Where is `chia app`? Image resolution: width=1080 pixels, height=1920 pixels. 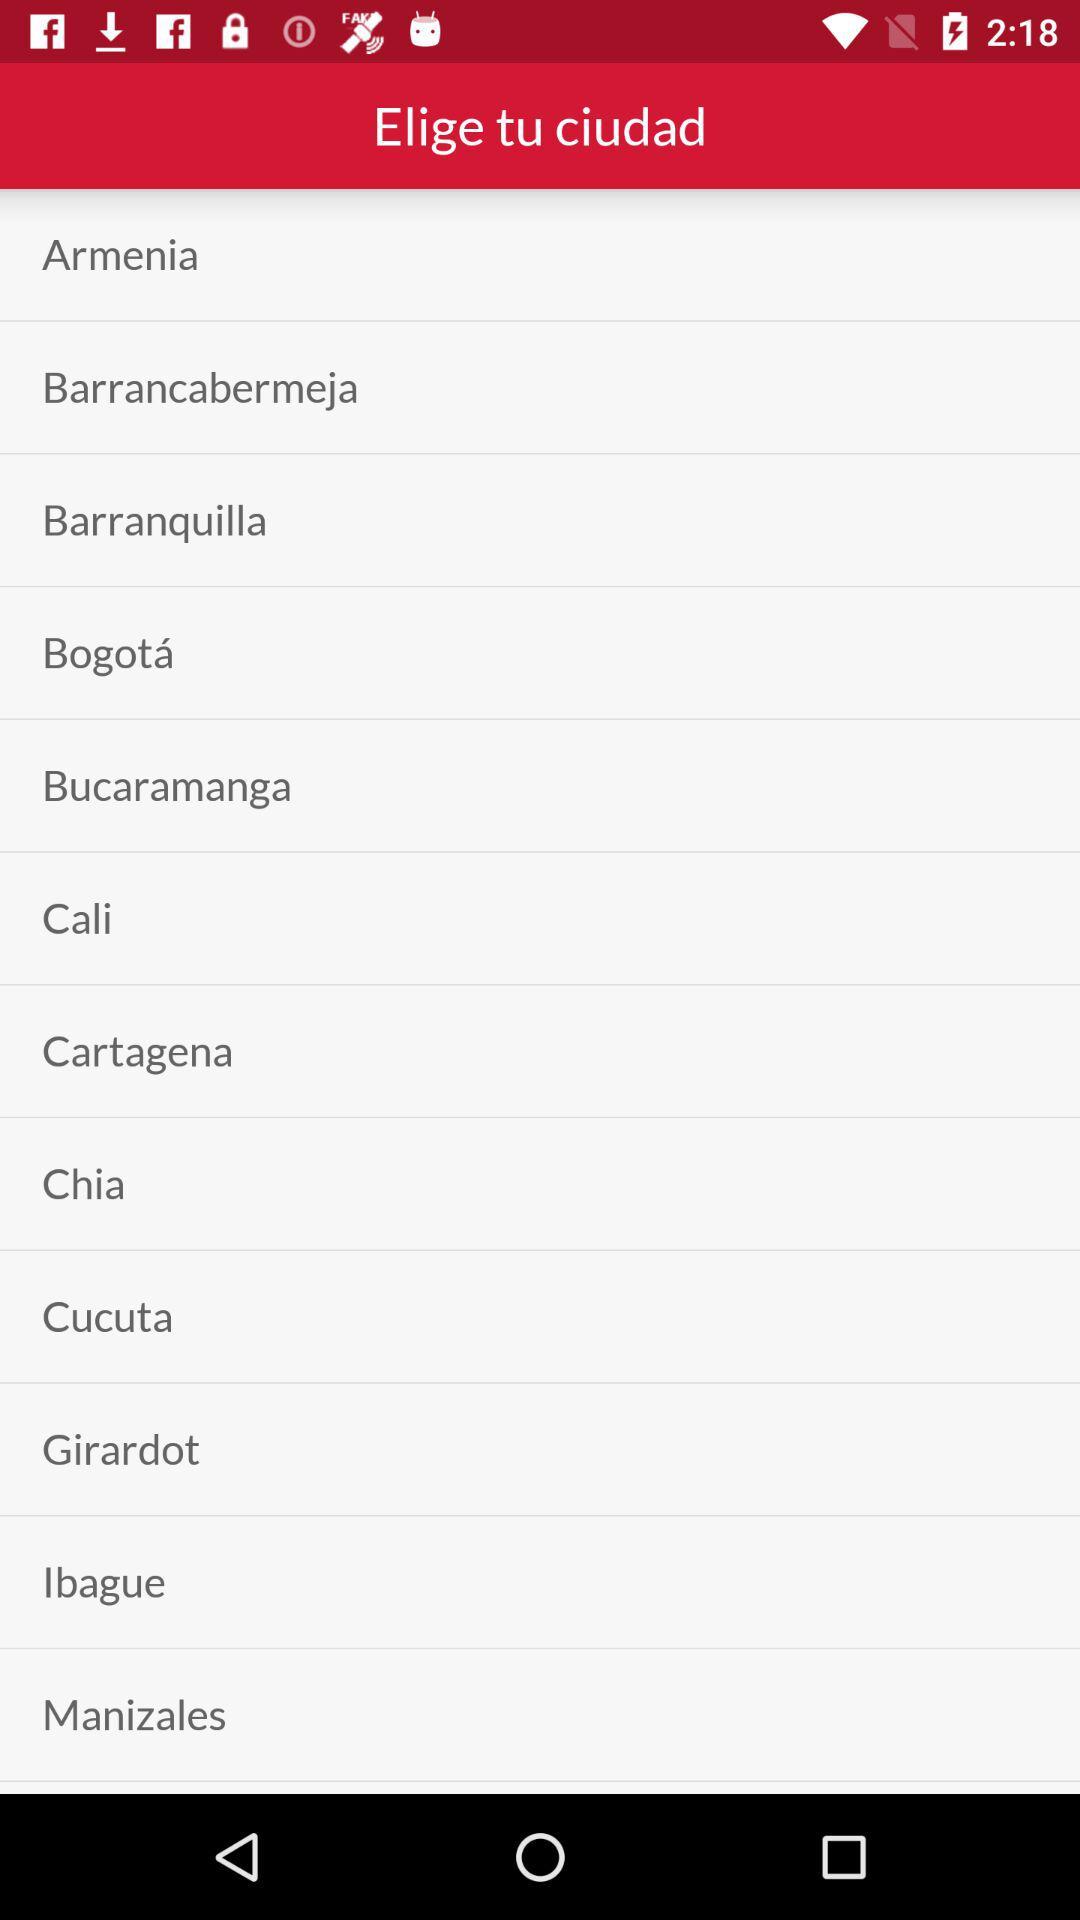
chia app is located at coordinates (82, 1183).